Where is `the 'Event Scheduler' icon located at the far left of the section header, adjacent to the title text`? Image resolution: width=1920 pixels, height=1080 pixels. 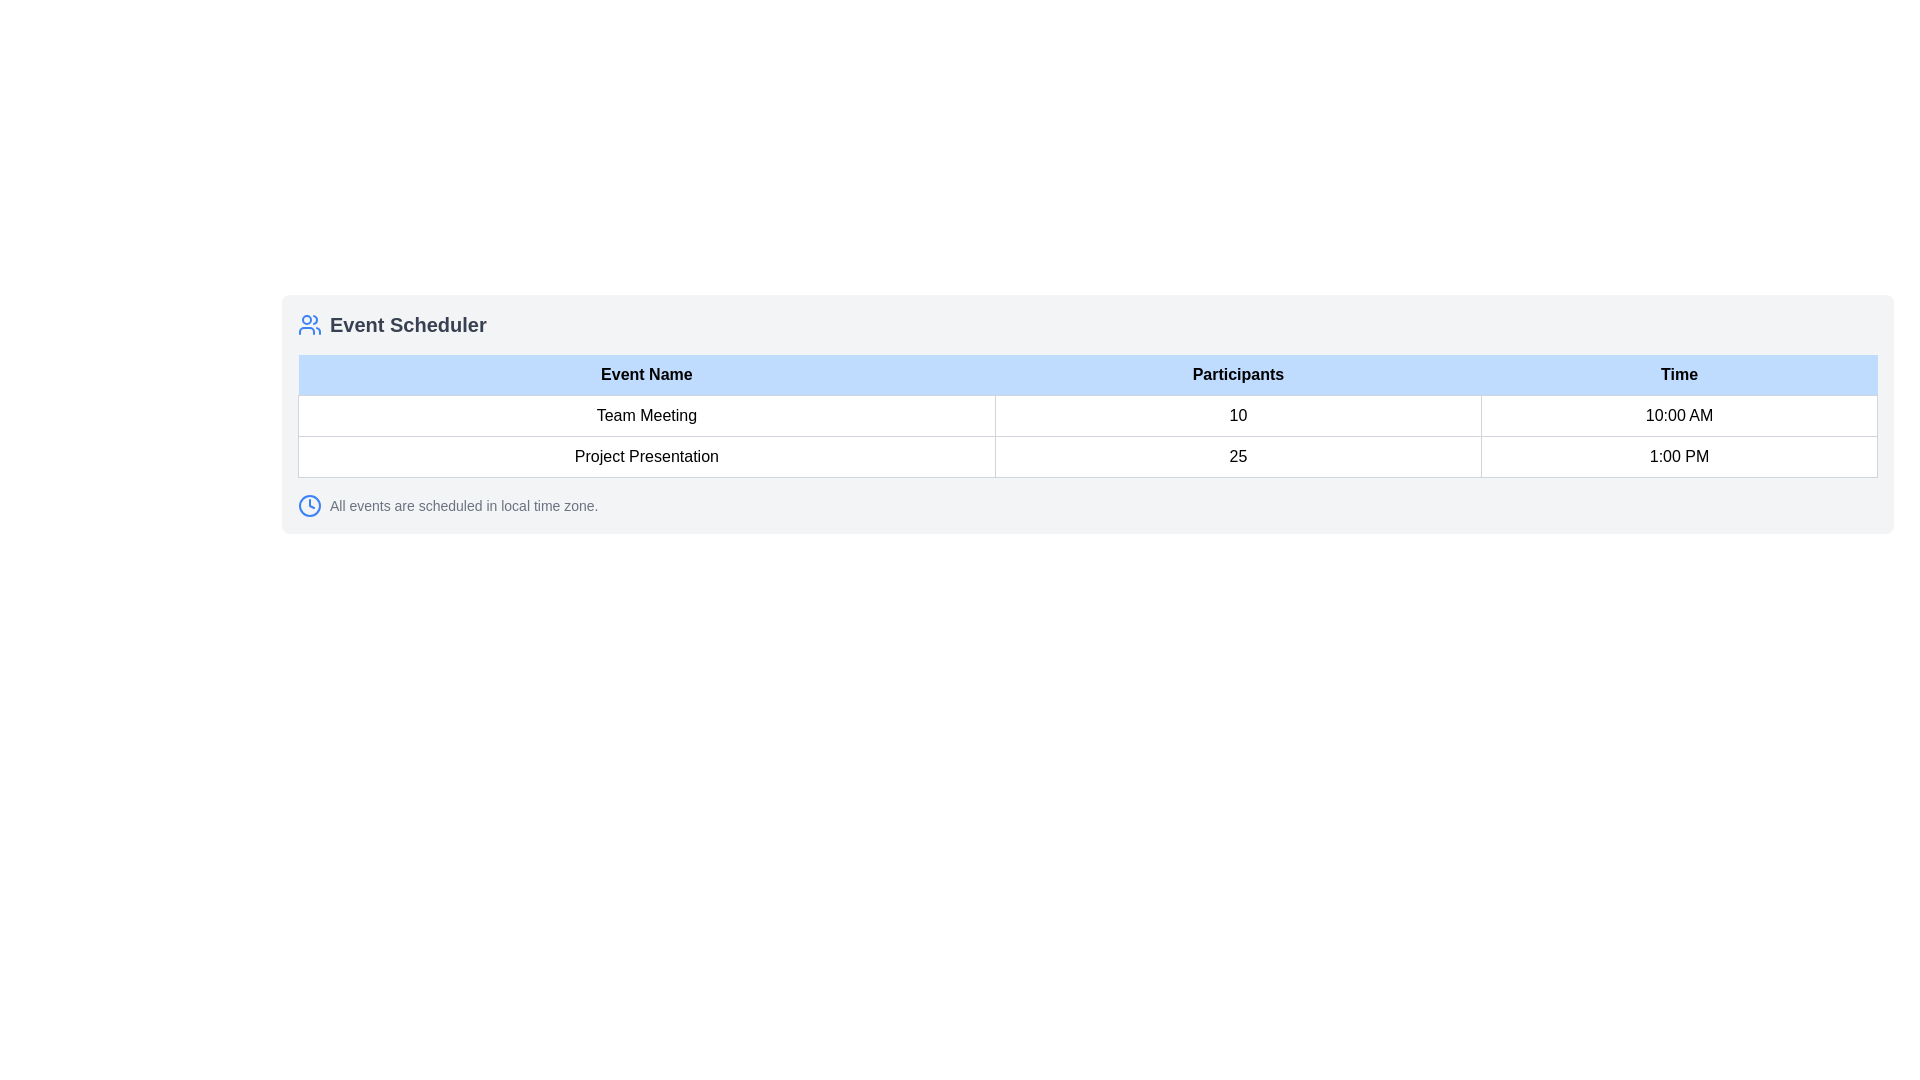
the 'Event Scheduler' icon located at the far left of the section header, adjacent to the title text is located at coordinates (309, 323).